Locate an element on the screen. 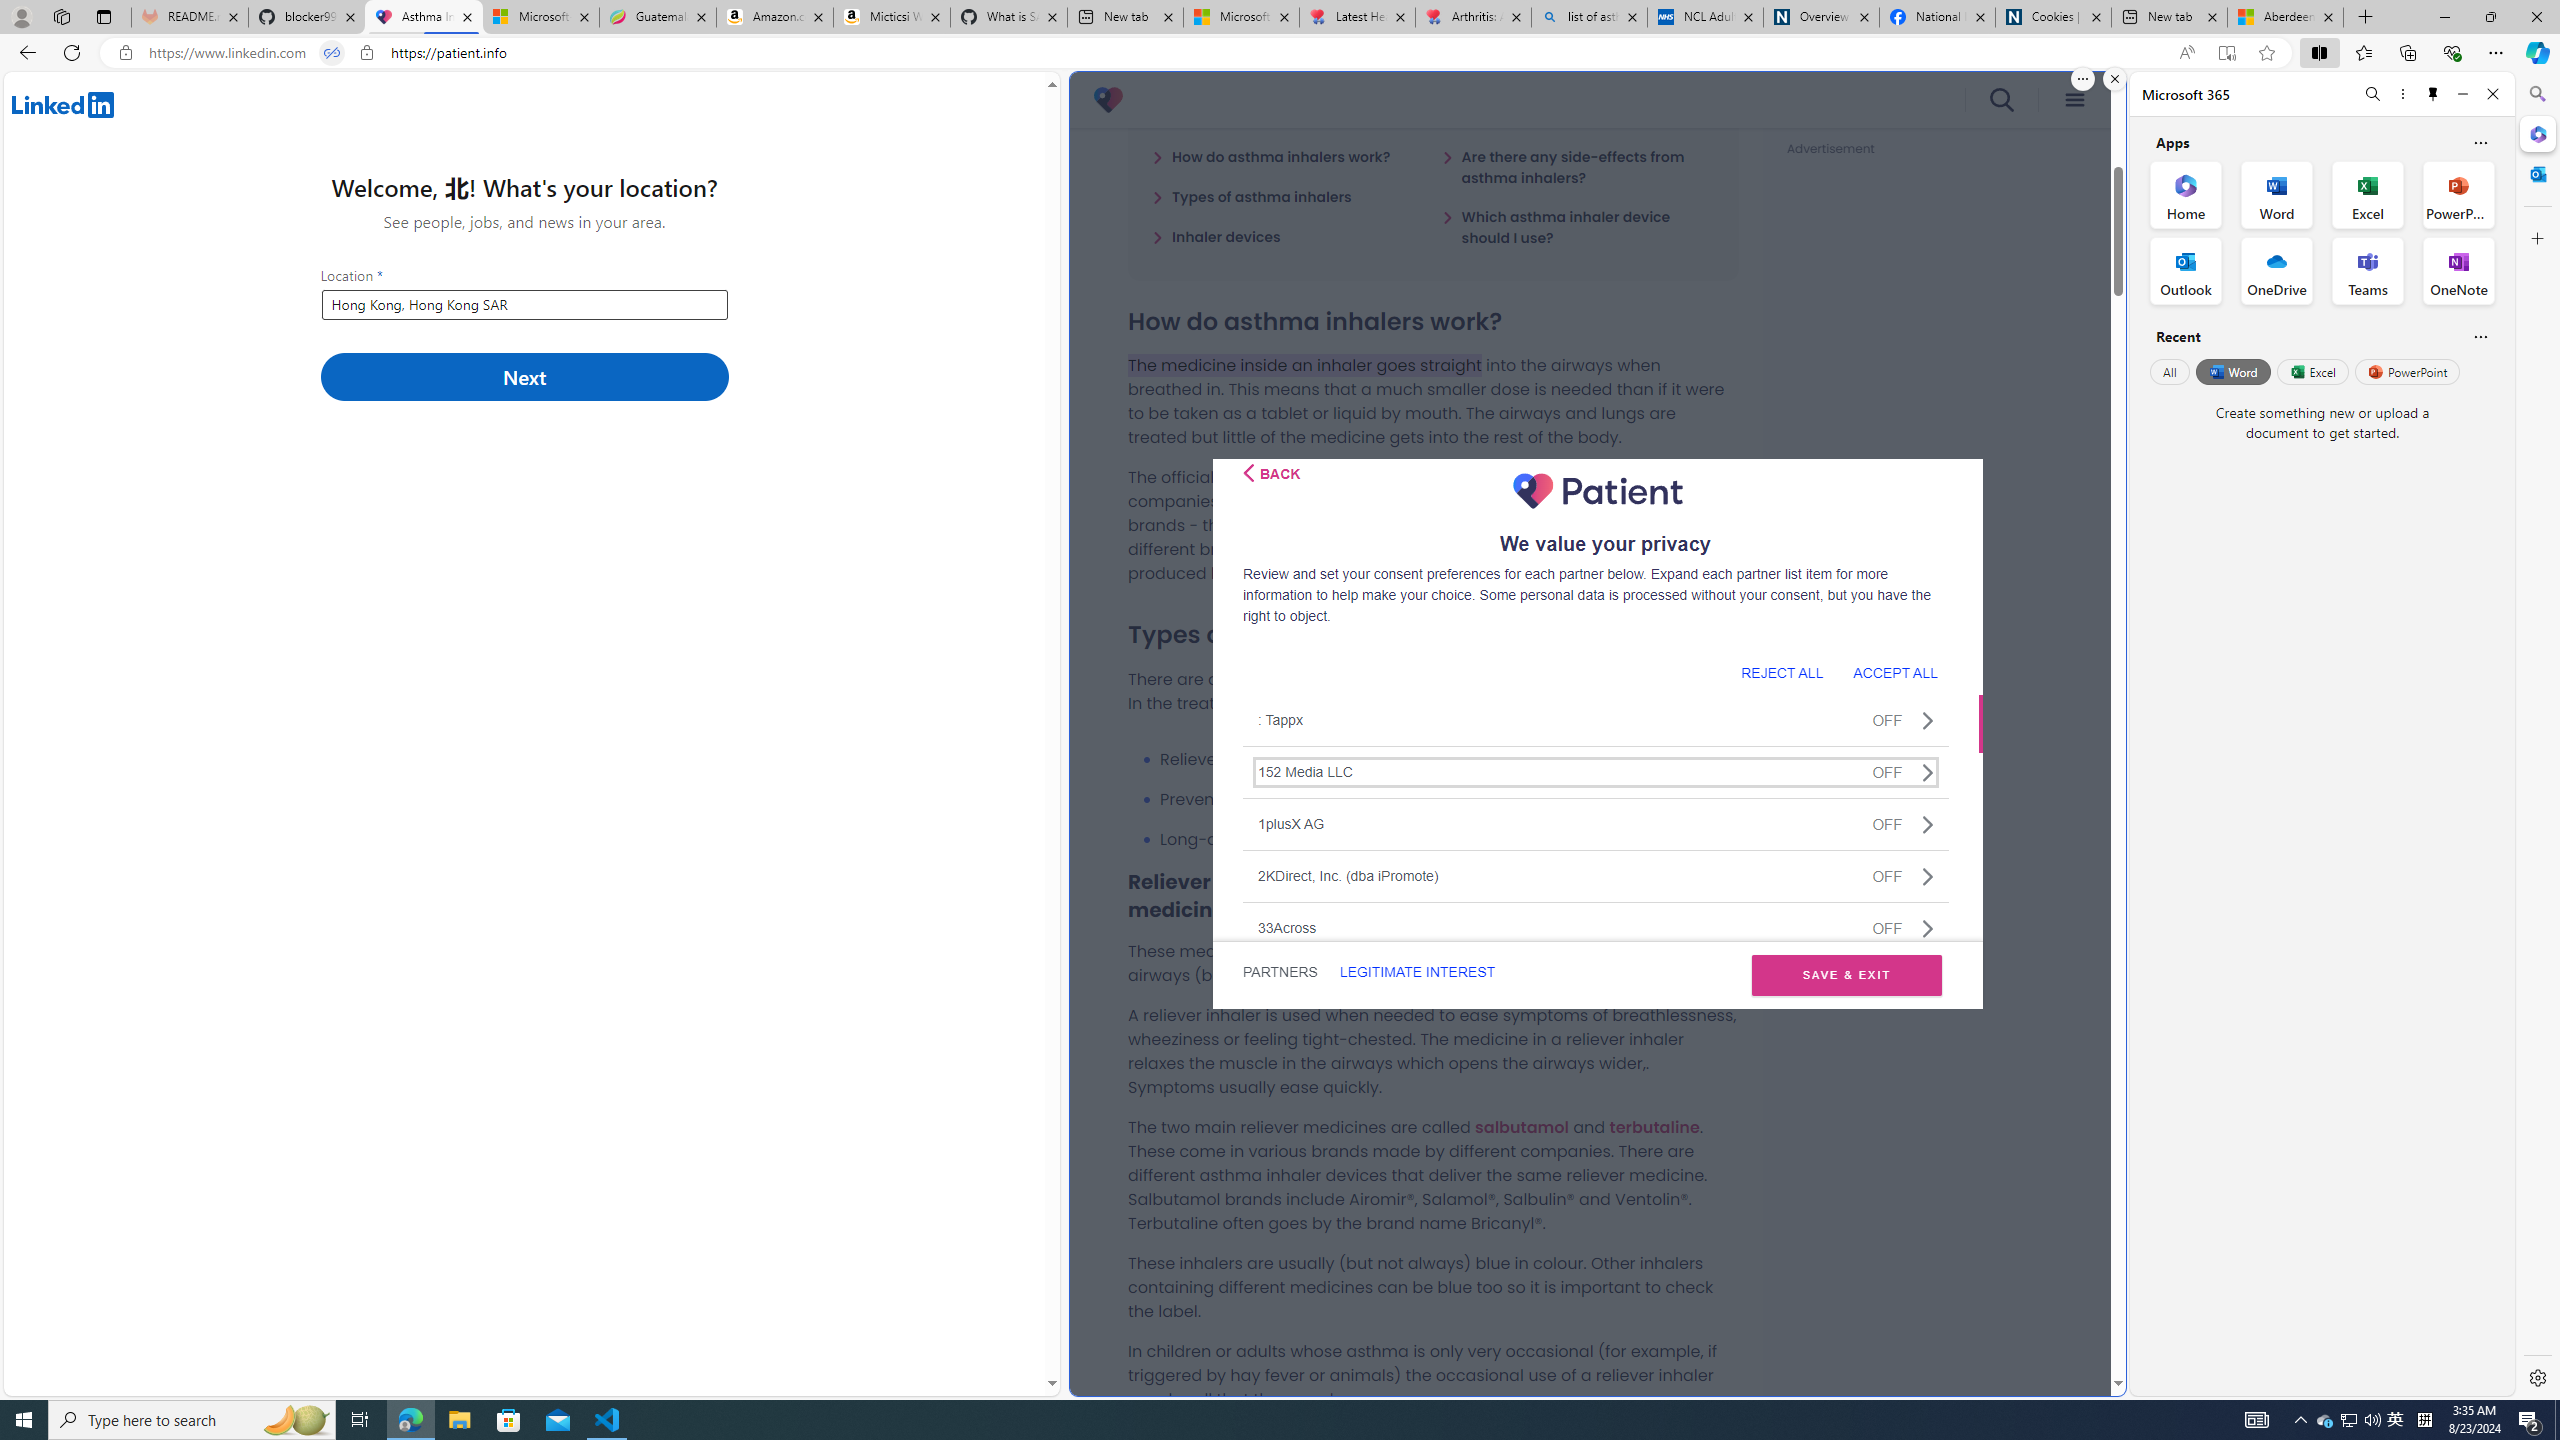 This screenshot has width=2560, height=1440. 'View site information' is located at coordinates (366, 53).